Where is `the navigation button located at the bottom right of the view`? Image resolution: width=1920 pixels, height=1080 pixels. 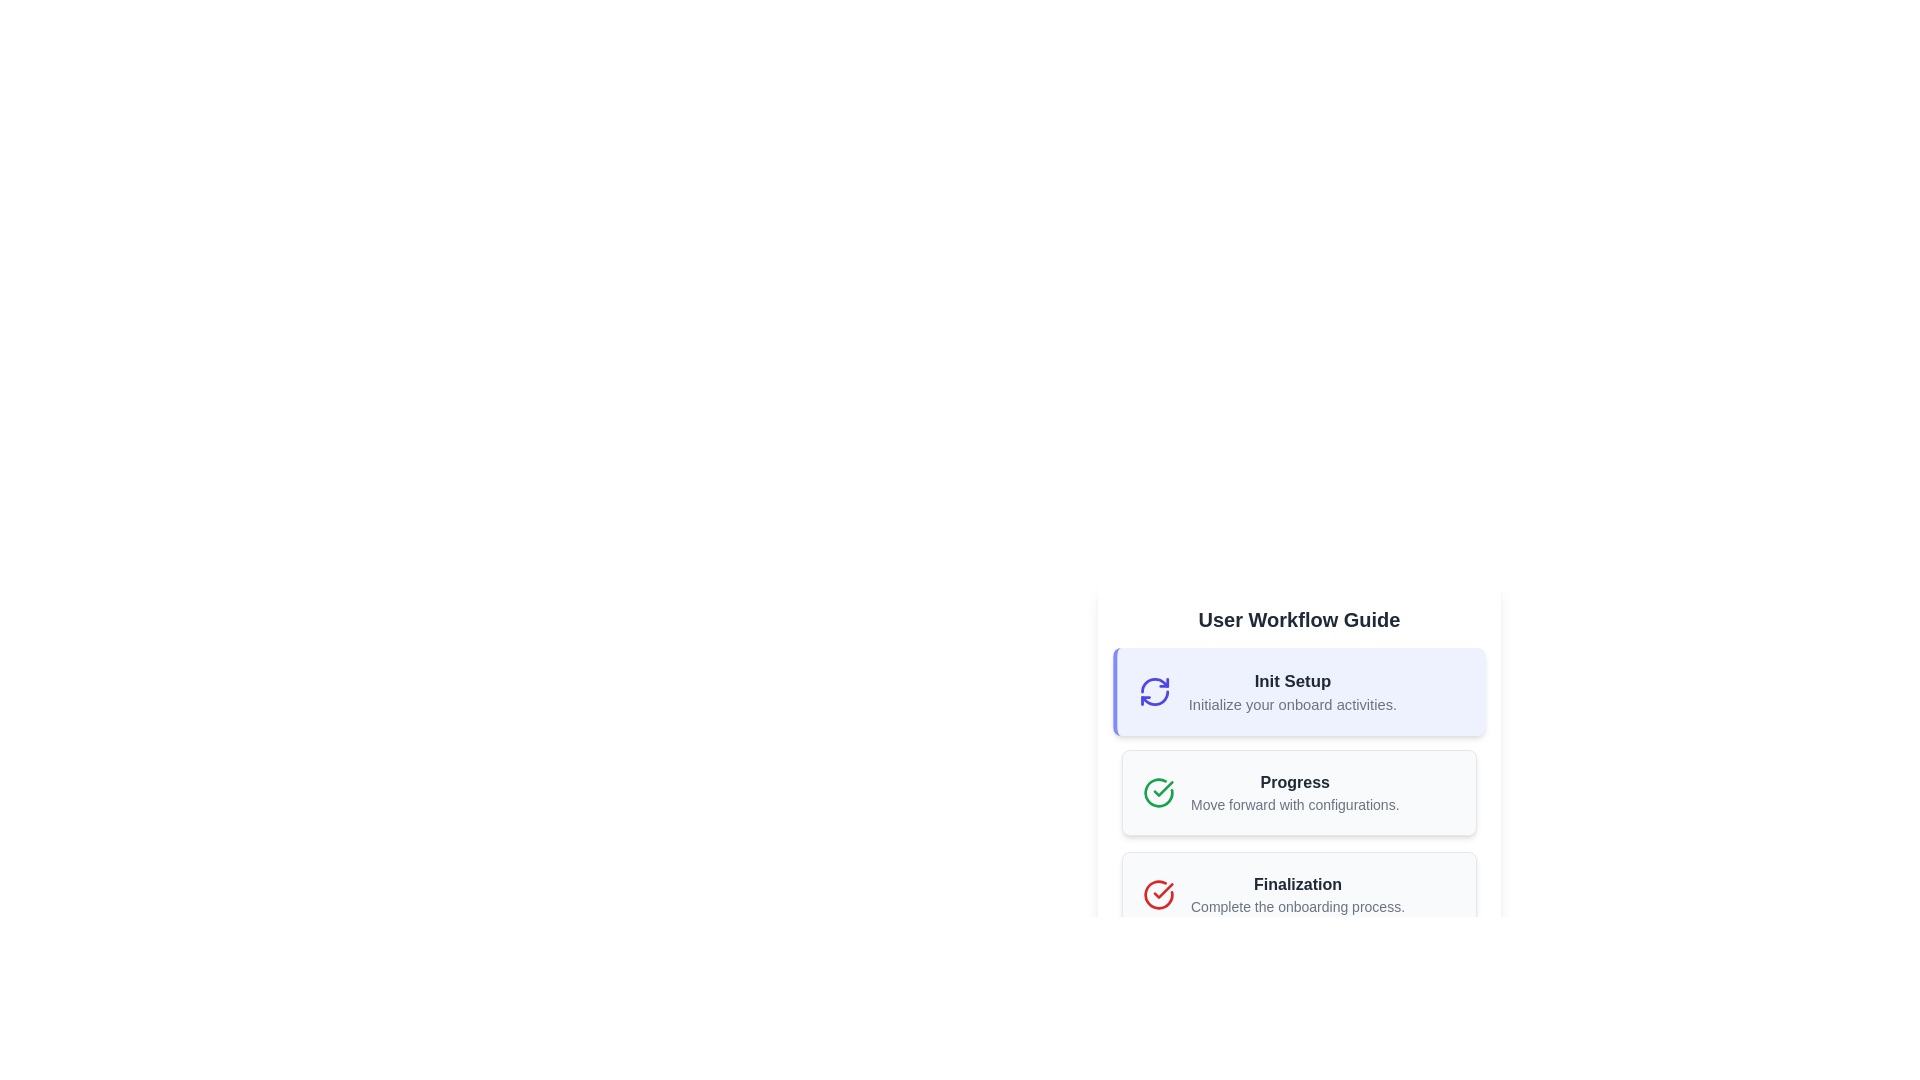 the navigation button located at the bottom right of the view is located at coordinates (1427, 990).